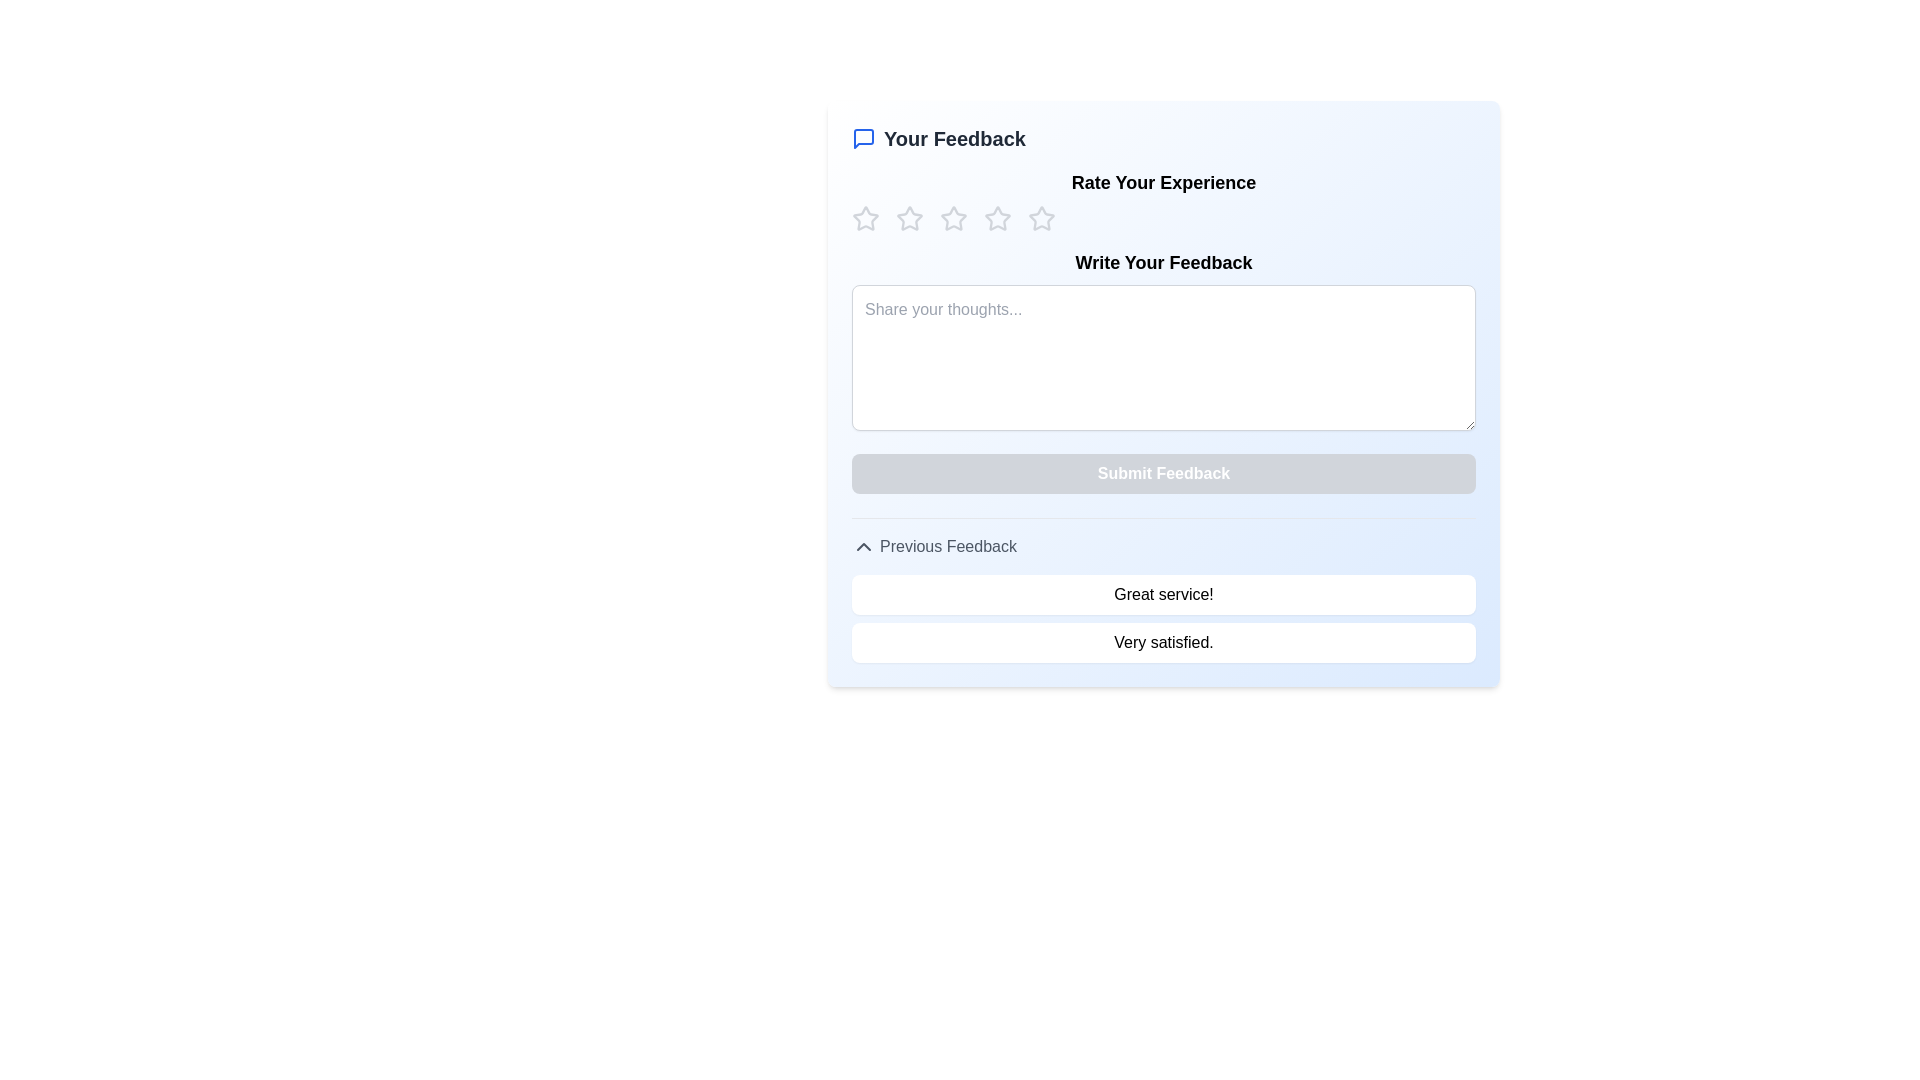 The width and height of the screenshot is (1920, 1080). I want to click on the header text label that reads 'Rate Your Experience', which is bold and centrally aligned, positioned below 'Your Feedback' and above the star rating icons, so click(1163, 182).